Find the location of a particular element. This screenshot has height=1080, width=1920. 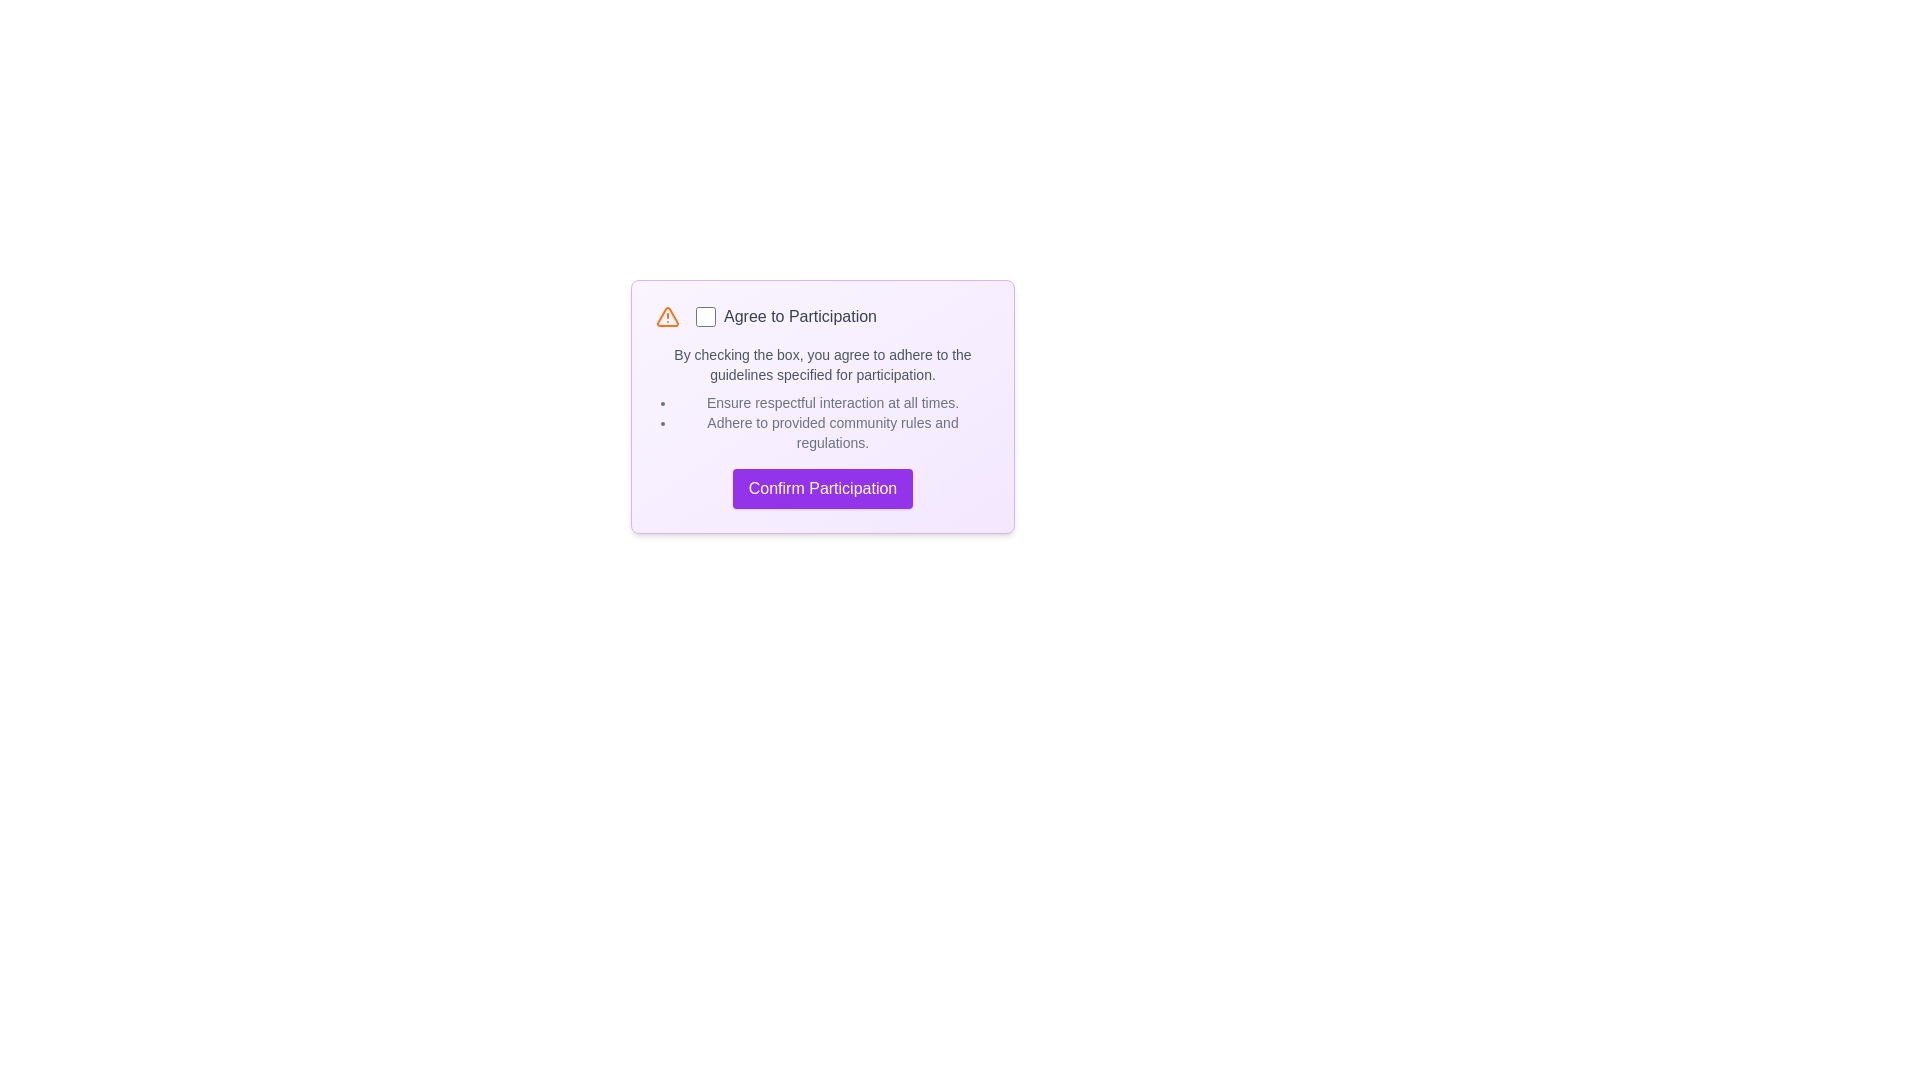

the confirm participation button located at the bottom of the light purple card containing instructions is located at coordinates (822, 489).